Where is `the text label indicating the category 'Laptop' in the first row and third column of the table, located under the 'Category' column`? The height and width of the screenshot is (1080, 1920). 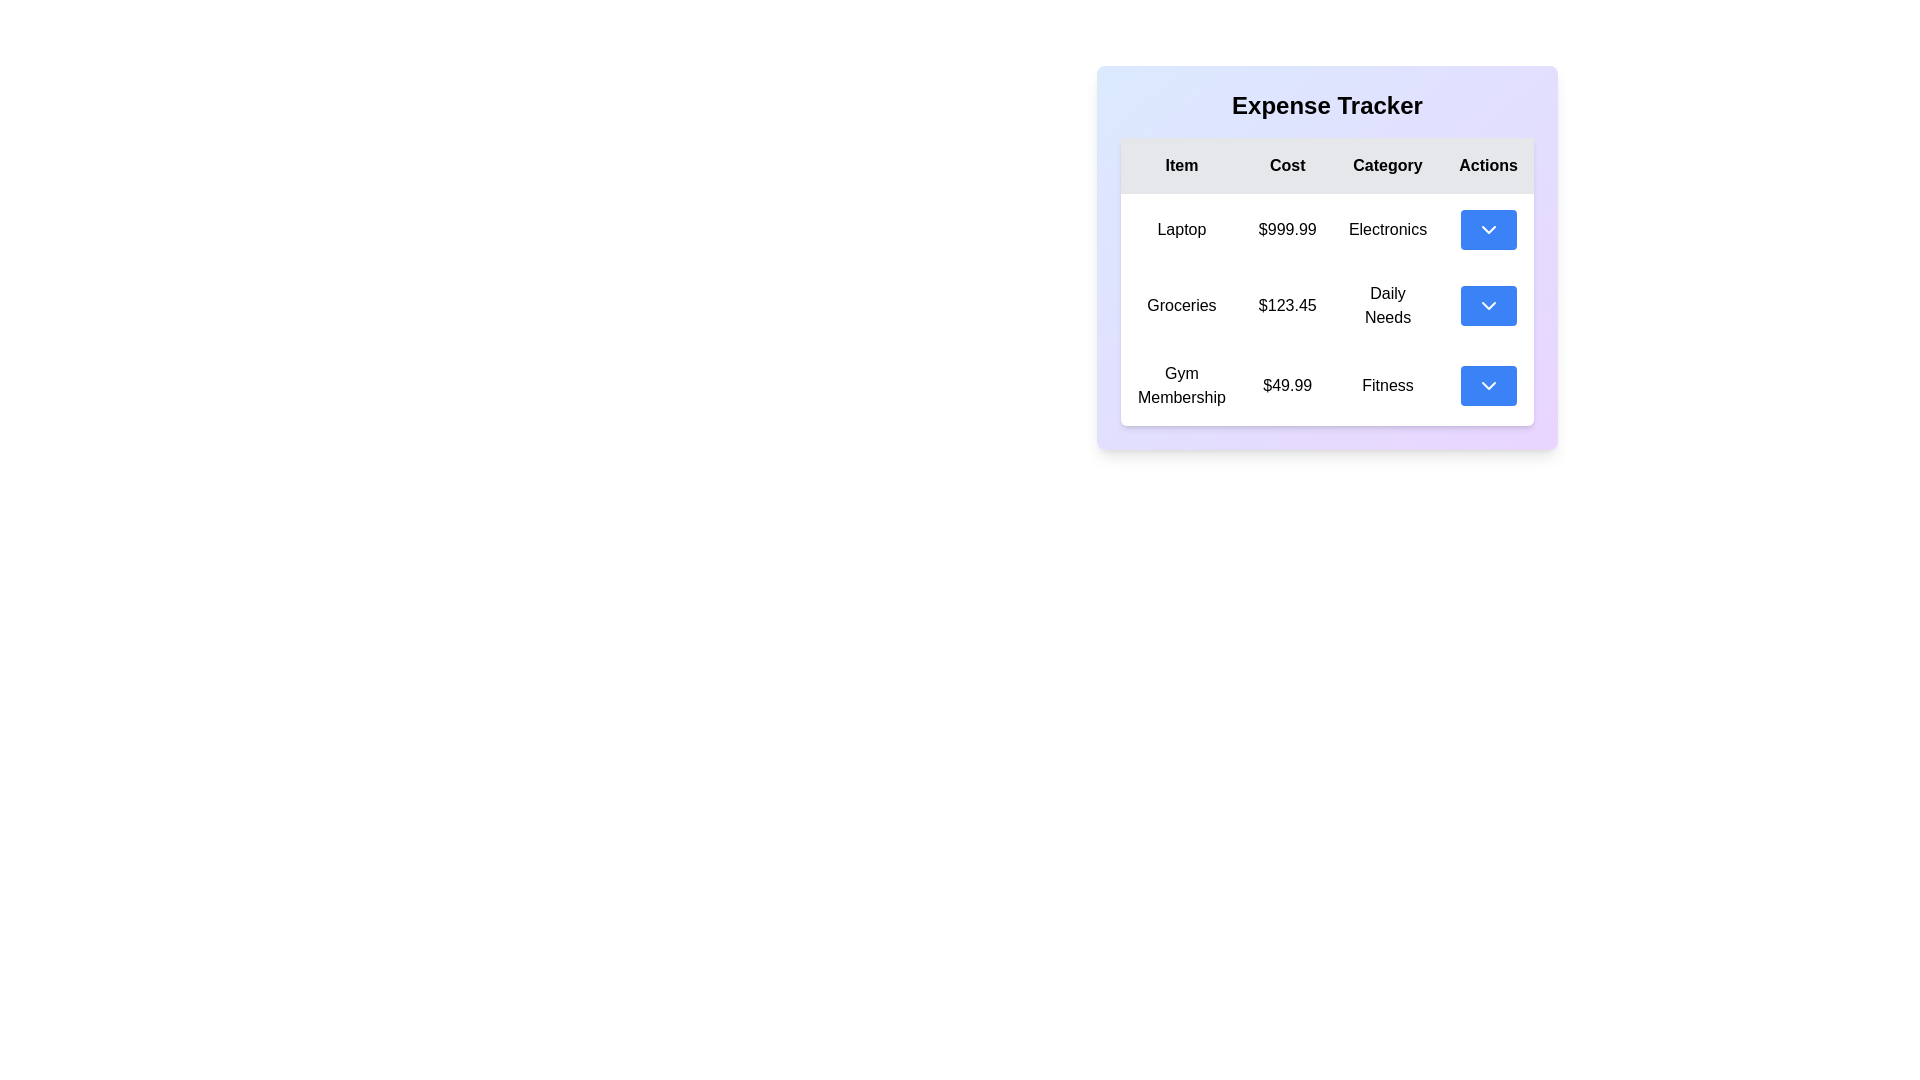 the text label indicating the category 'Laptop' in the first row and third column of the table, located under the 'Category' column is located at coordinates (1386, 229).